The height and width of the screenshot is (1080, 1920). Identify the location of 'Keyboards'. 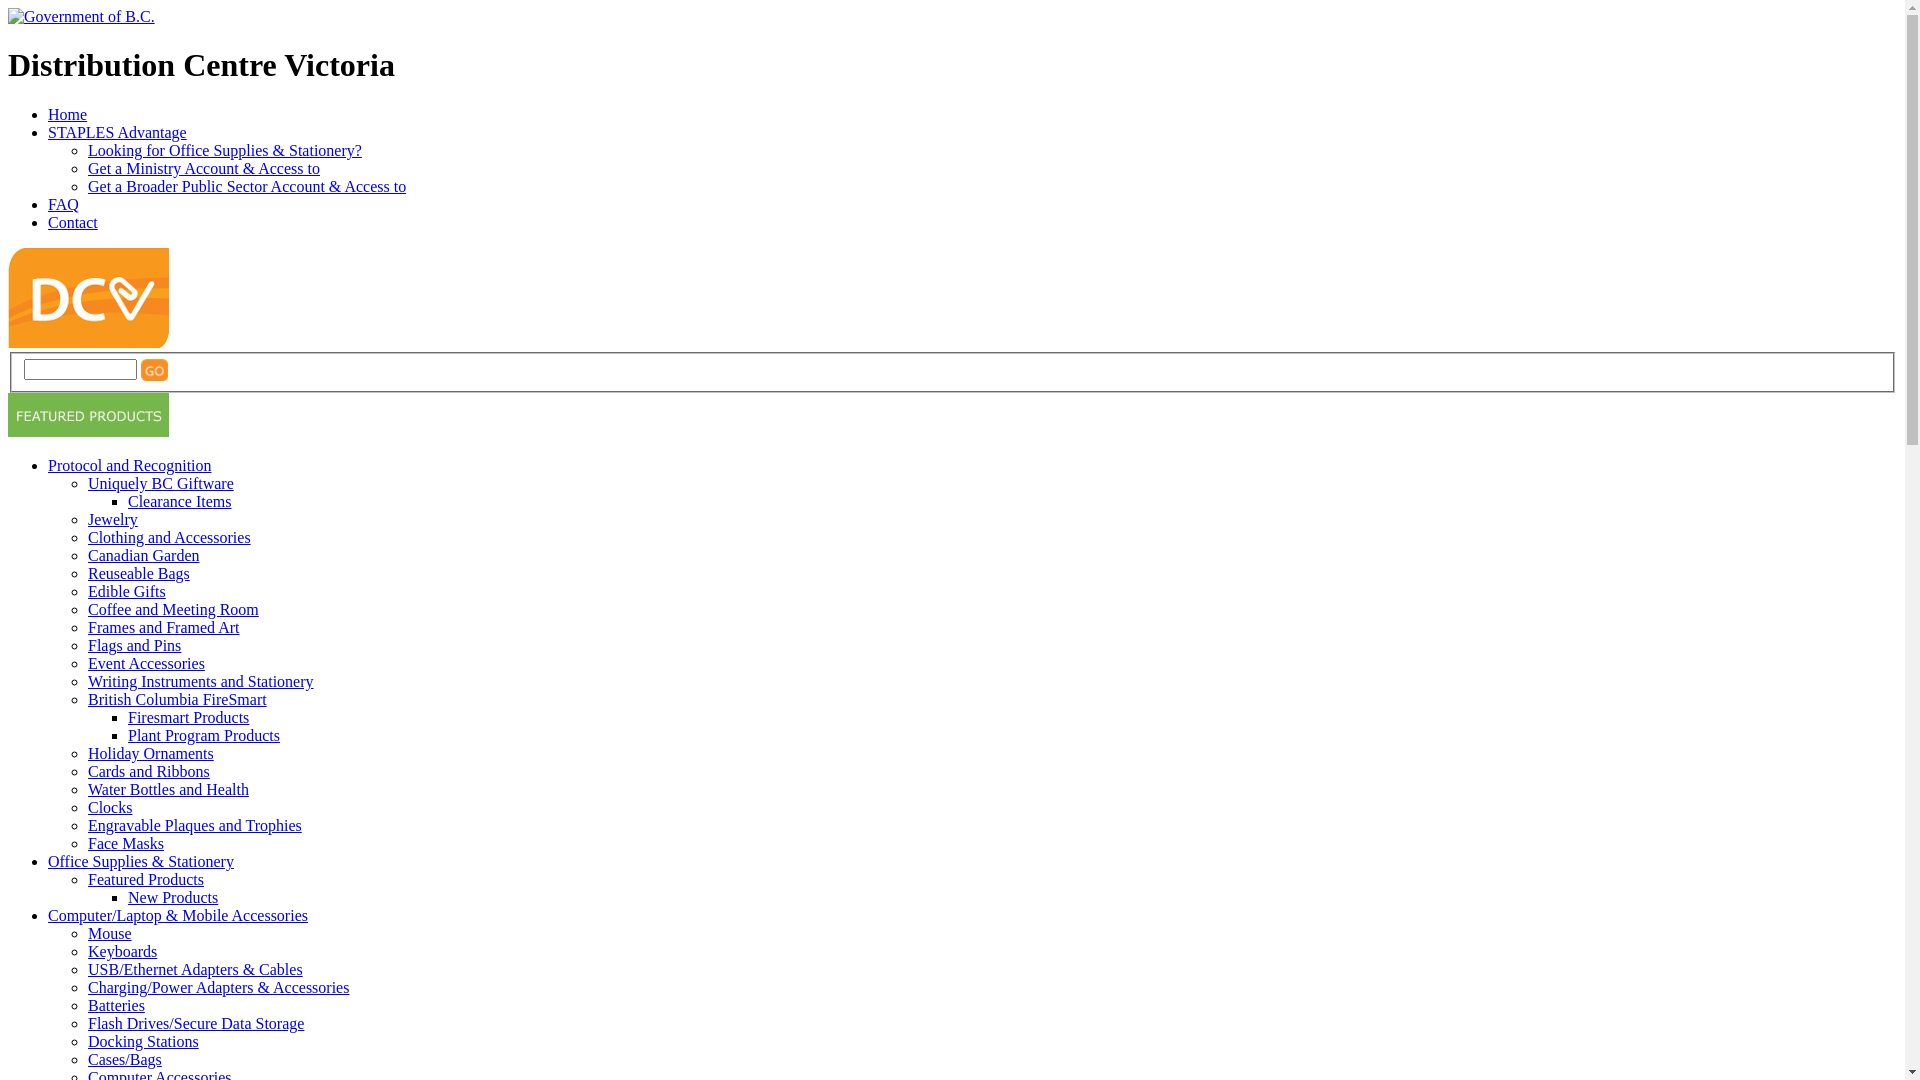
(86, 950).